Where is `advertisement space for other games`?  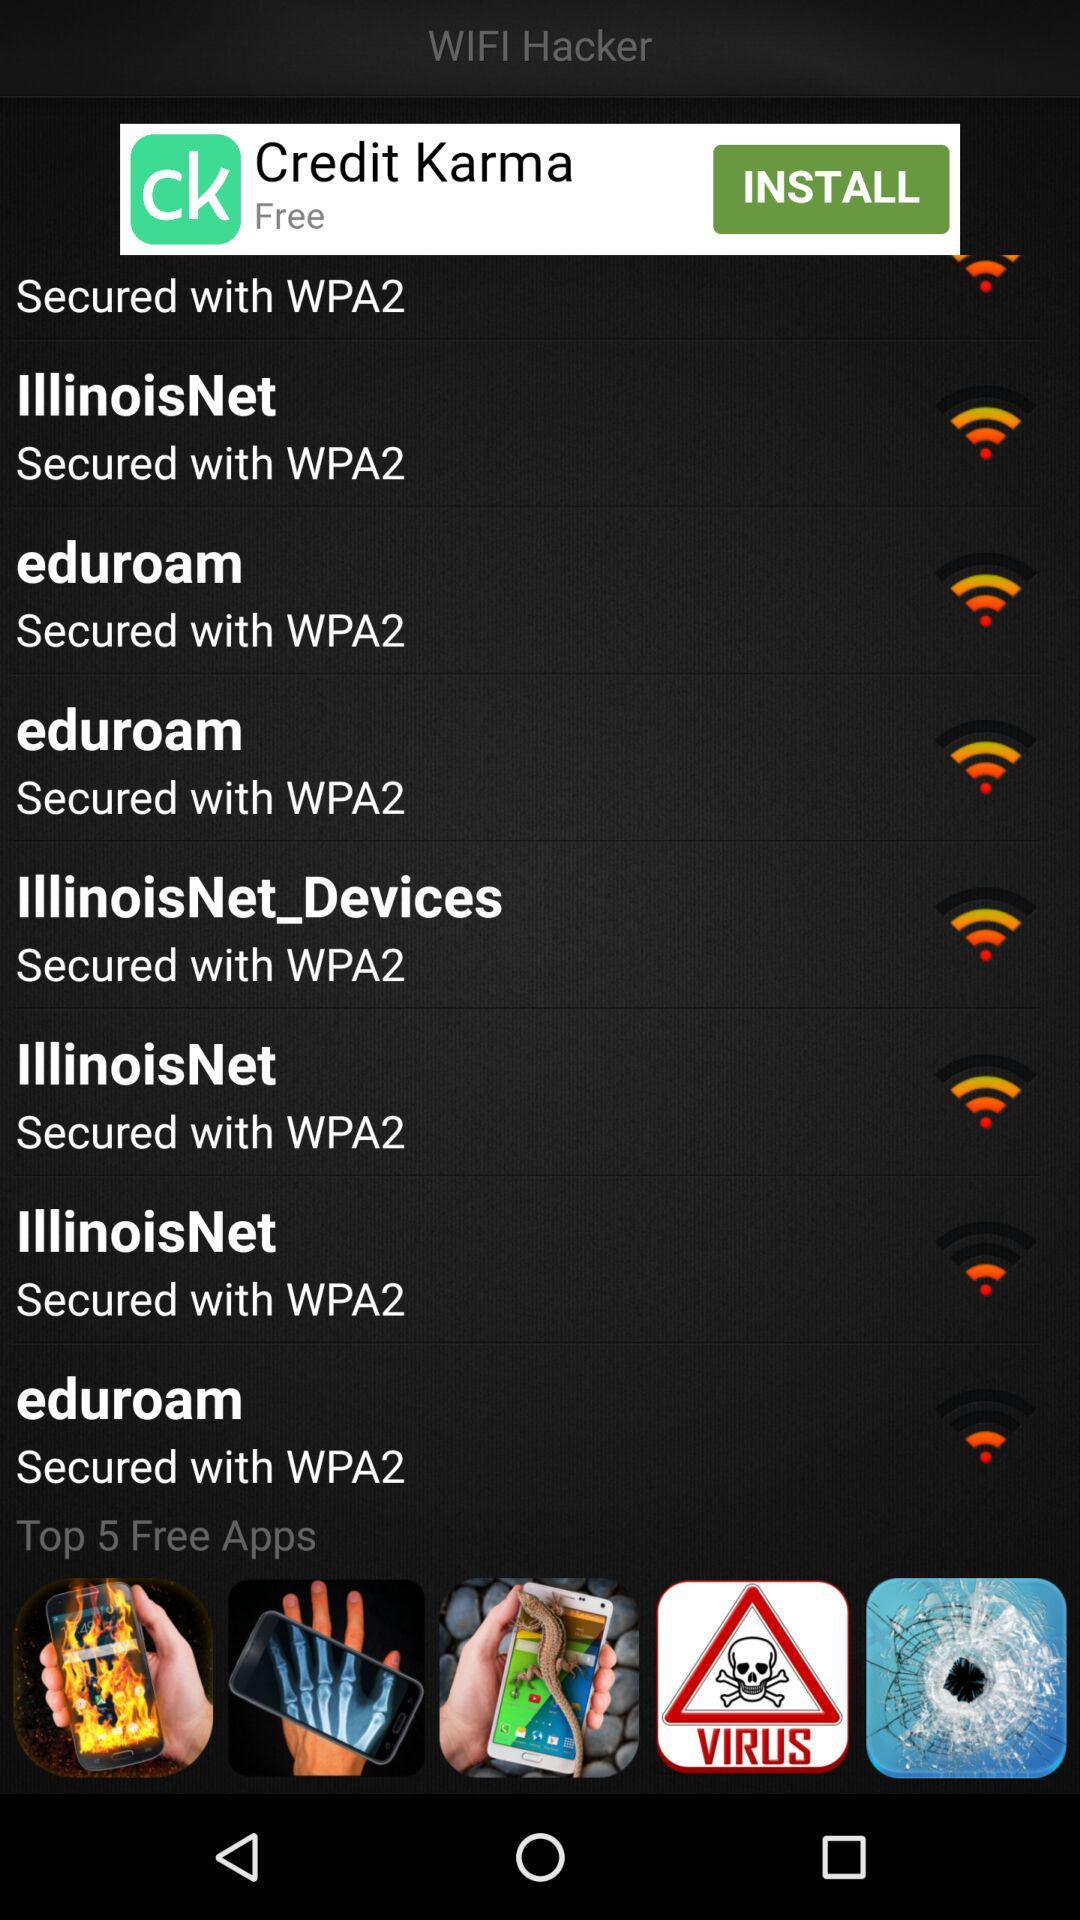
advertisement space for other games is located at coordinates (538, 1677).